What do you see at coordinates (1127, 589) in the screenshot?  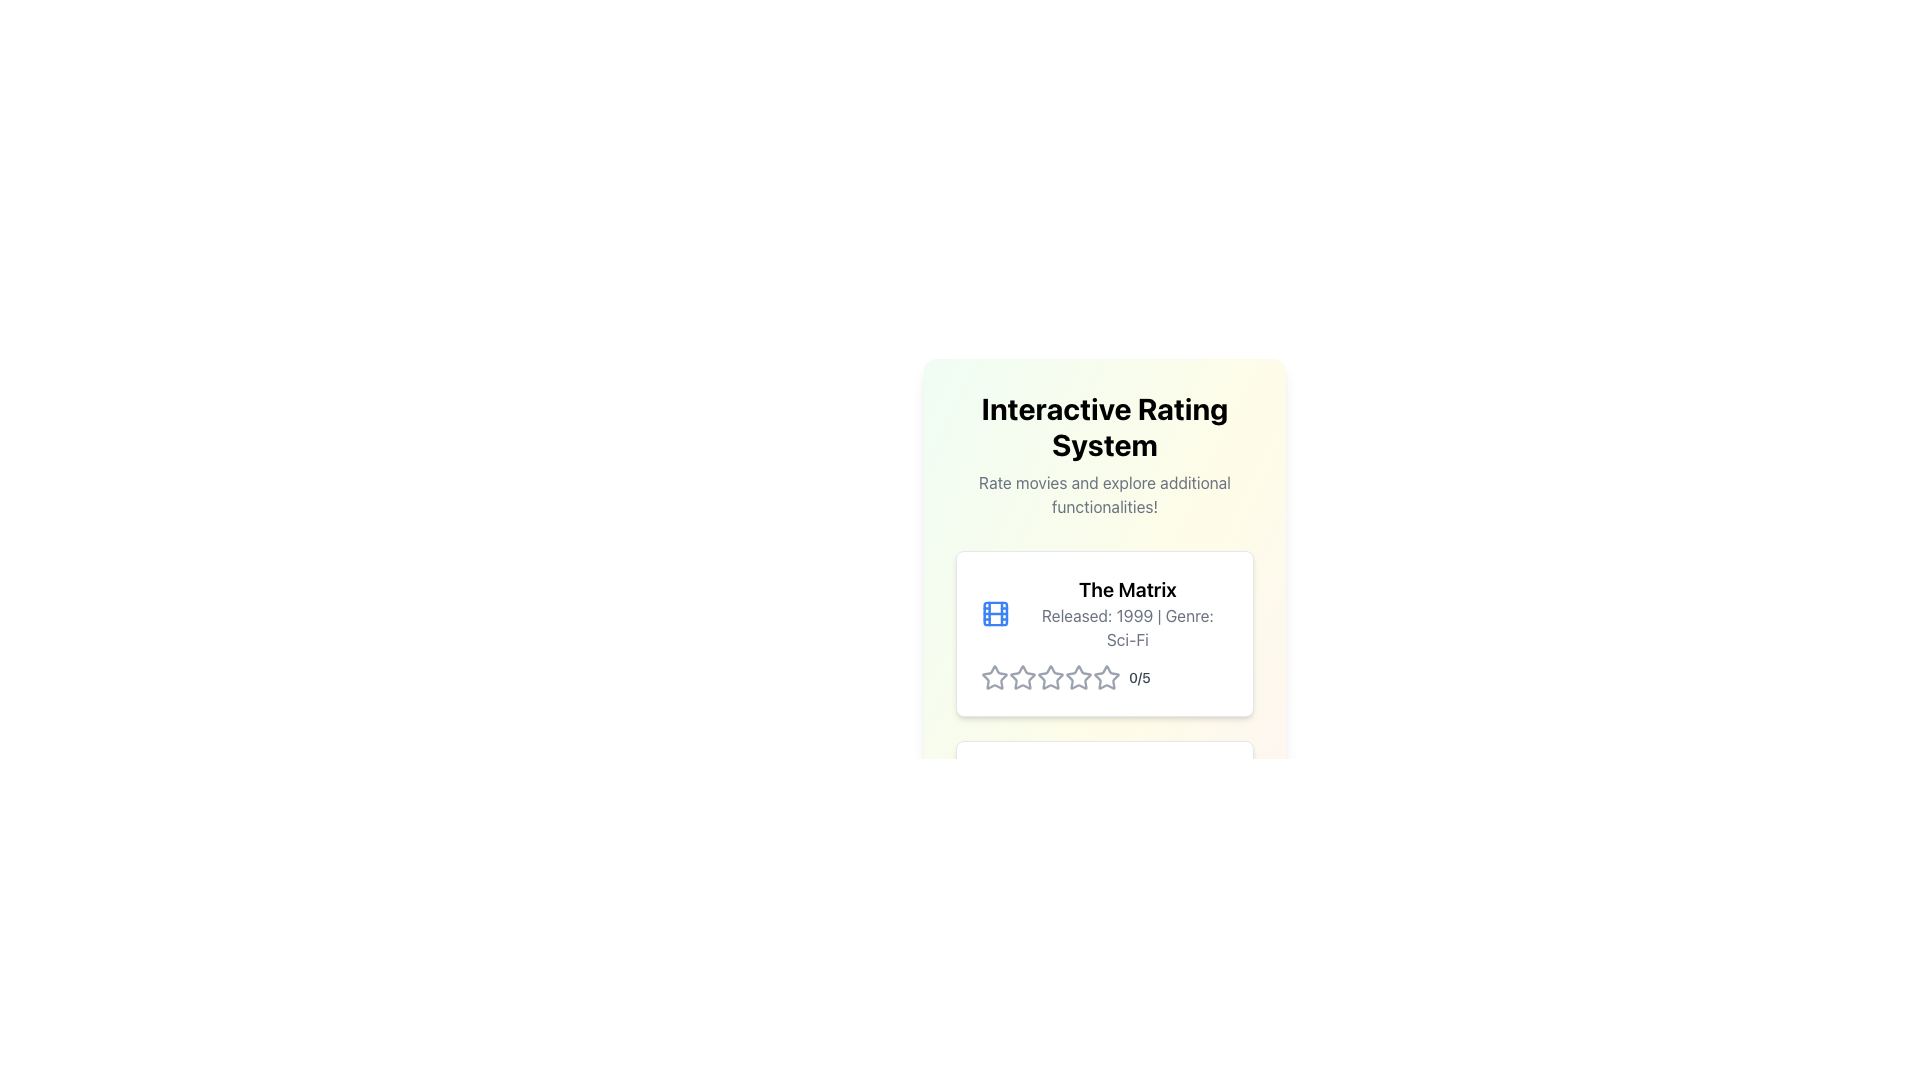 I see `the movie title text label located at the top of the movie description card, which is horizontally centered and provides the main identifier for the movie information` at bounding box center [1127, 589].